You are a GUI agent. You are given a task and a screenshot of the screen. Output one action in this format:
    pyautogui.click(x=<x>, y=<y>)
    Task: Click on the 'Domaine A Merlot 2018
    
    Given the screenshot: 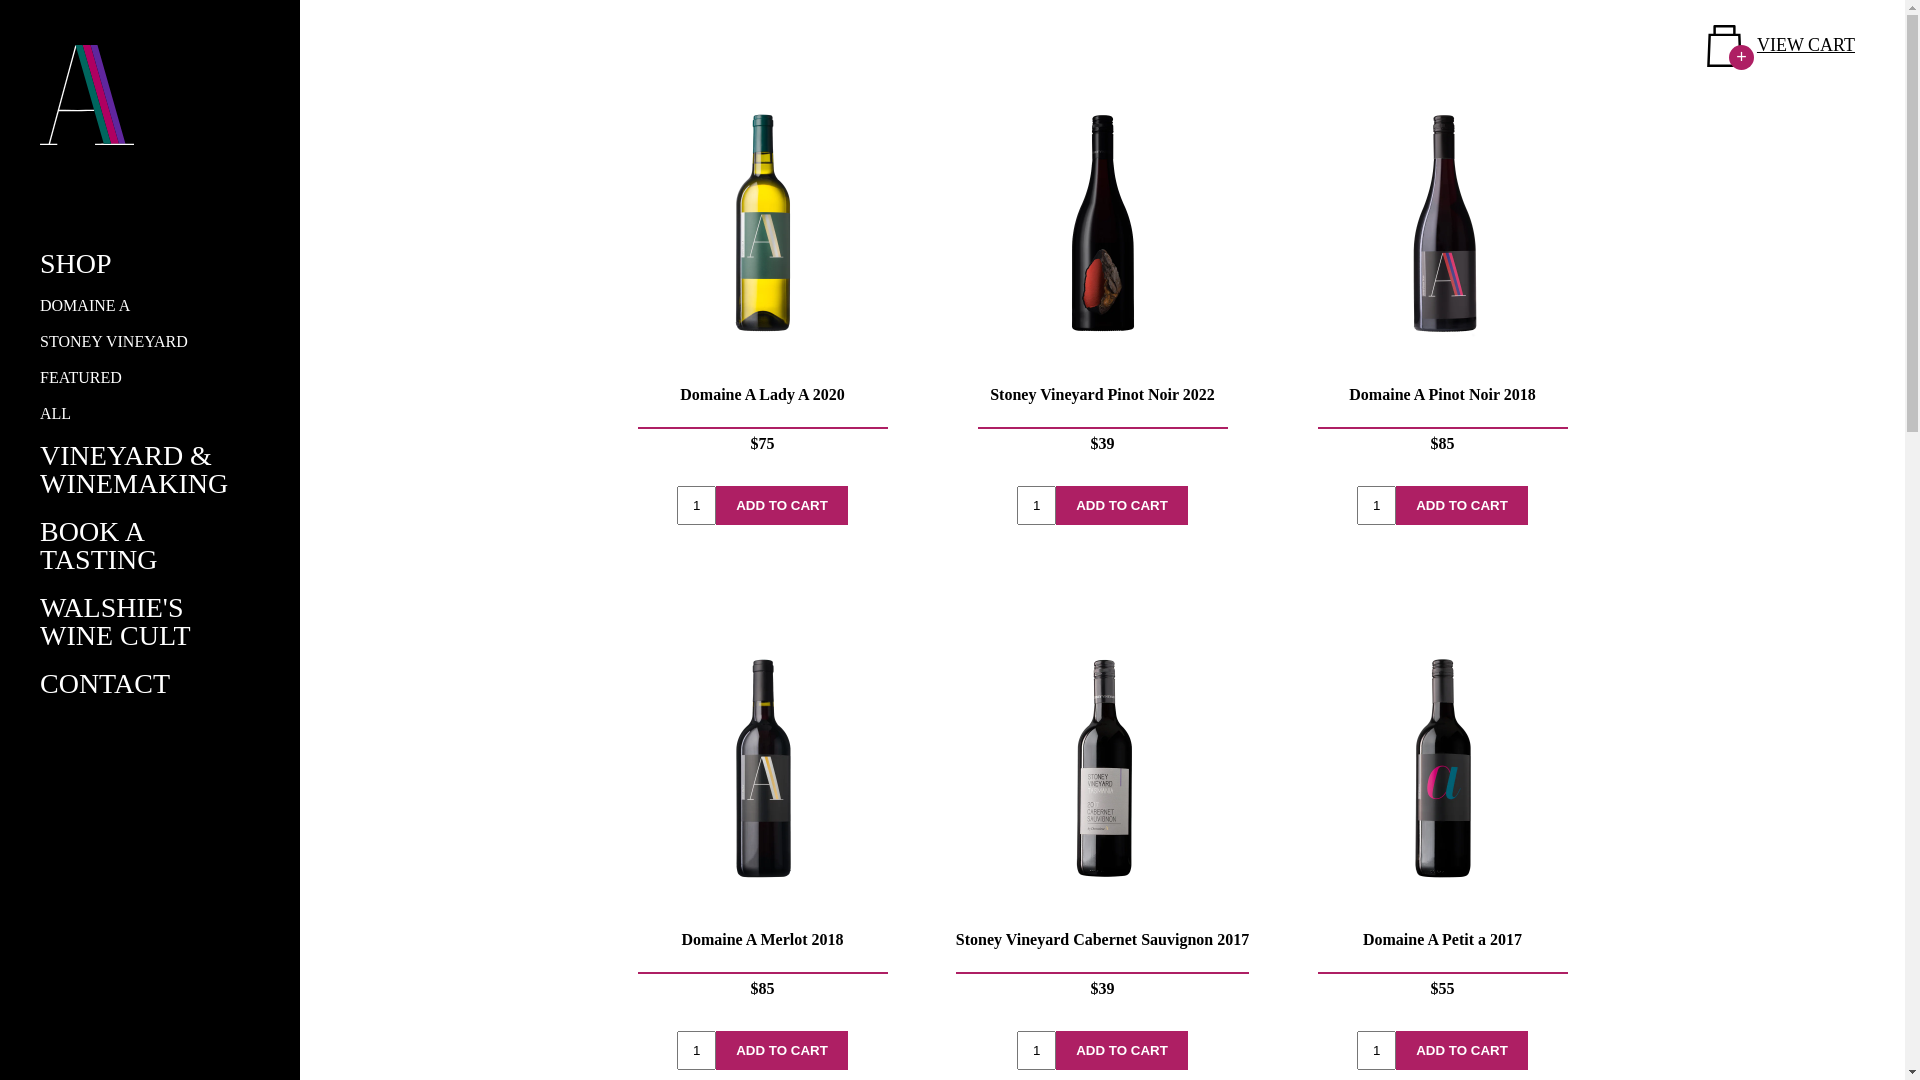 What is the action you would take?
    pyautogui.click(x=610, y=822)
    